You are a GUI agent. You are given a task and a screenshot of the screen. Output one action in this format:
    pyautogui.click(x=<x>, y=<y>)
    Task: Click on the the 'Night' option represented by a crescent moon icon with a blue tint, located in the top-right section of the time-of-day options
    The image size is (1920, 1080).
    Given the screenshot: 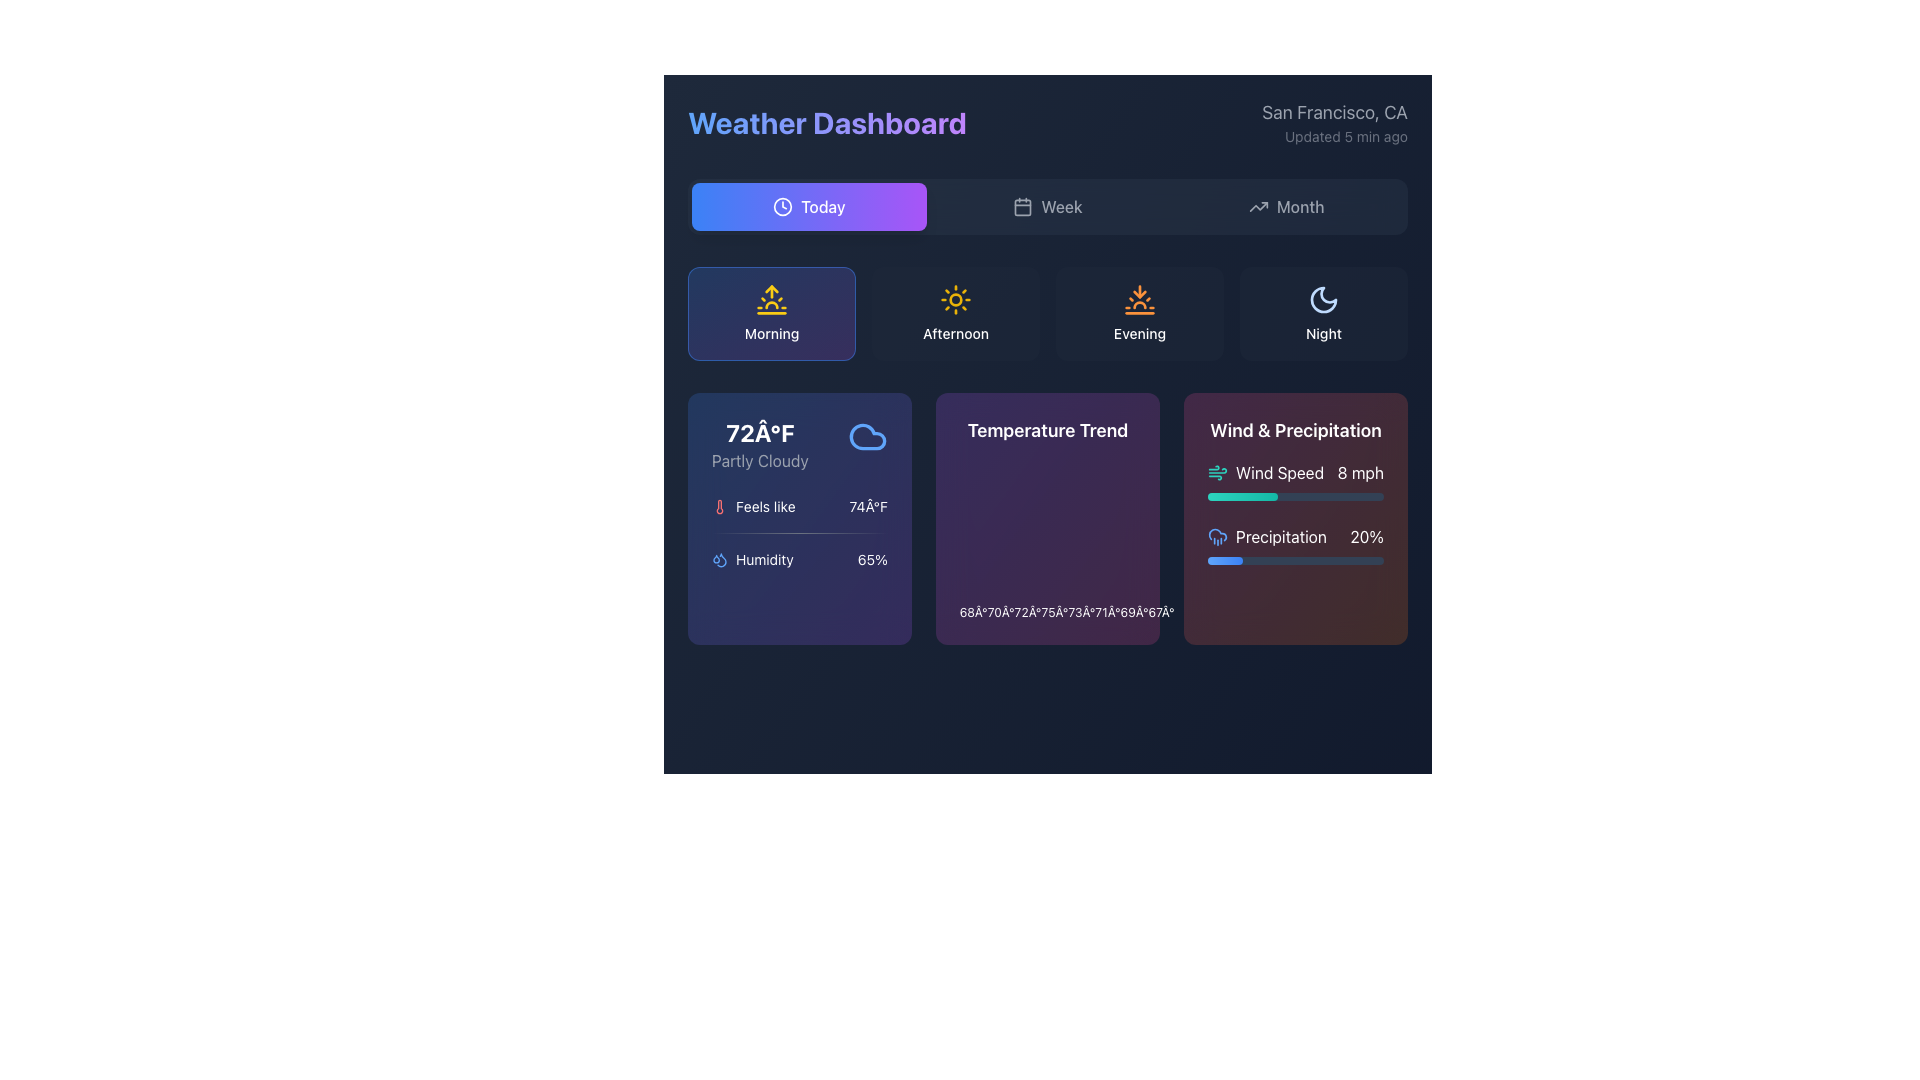 What is the action you would take?
    pyautogui.click(x=1324, y=313)
    